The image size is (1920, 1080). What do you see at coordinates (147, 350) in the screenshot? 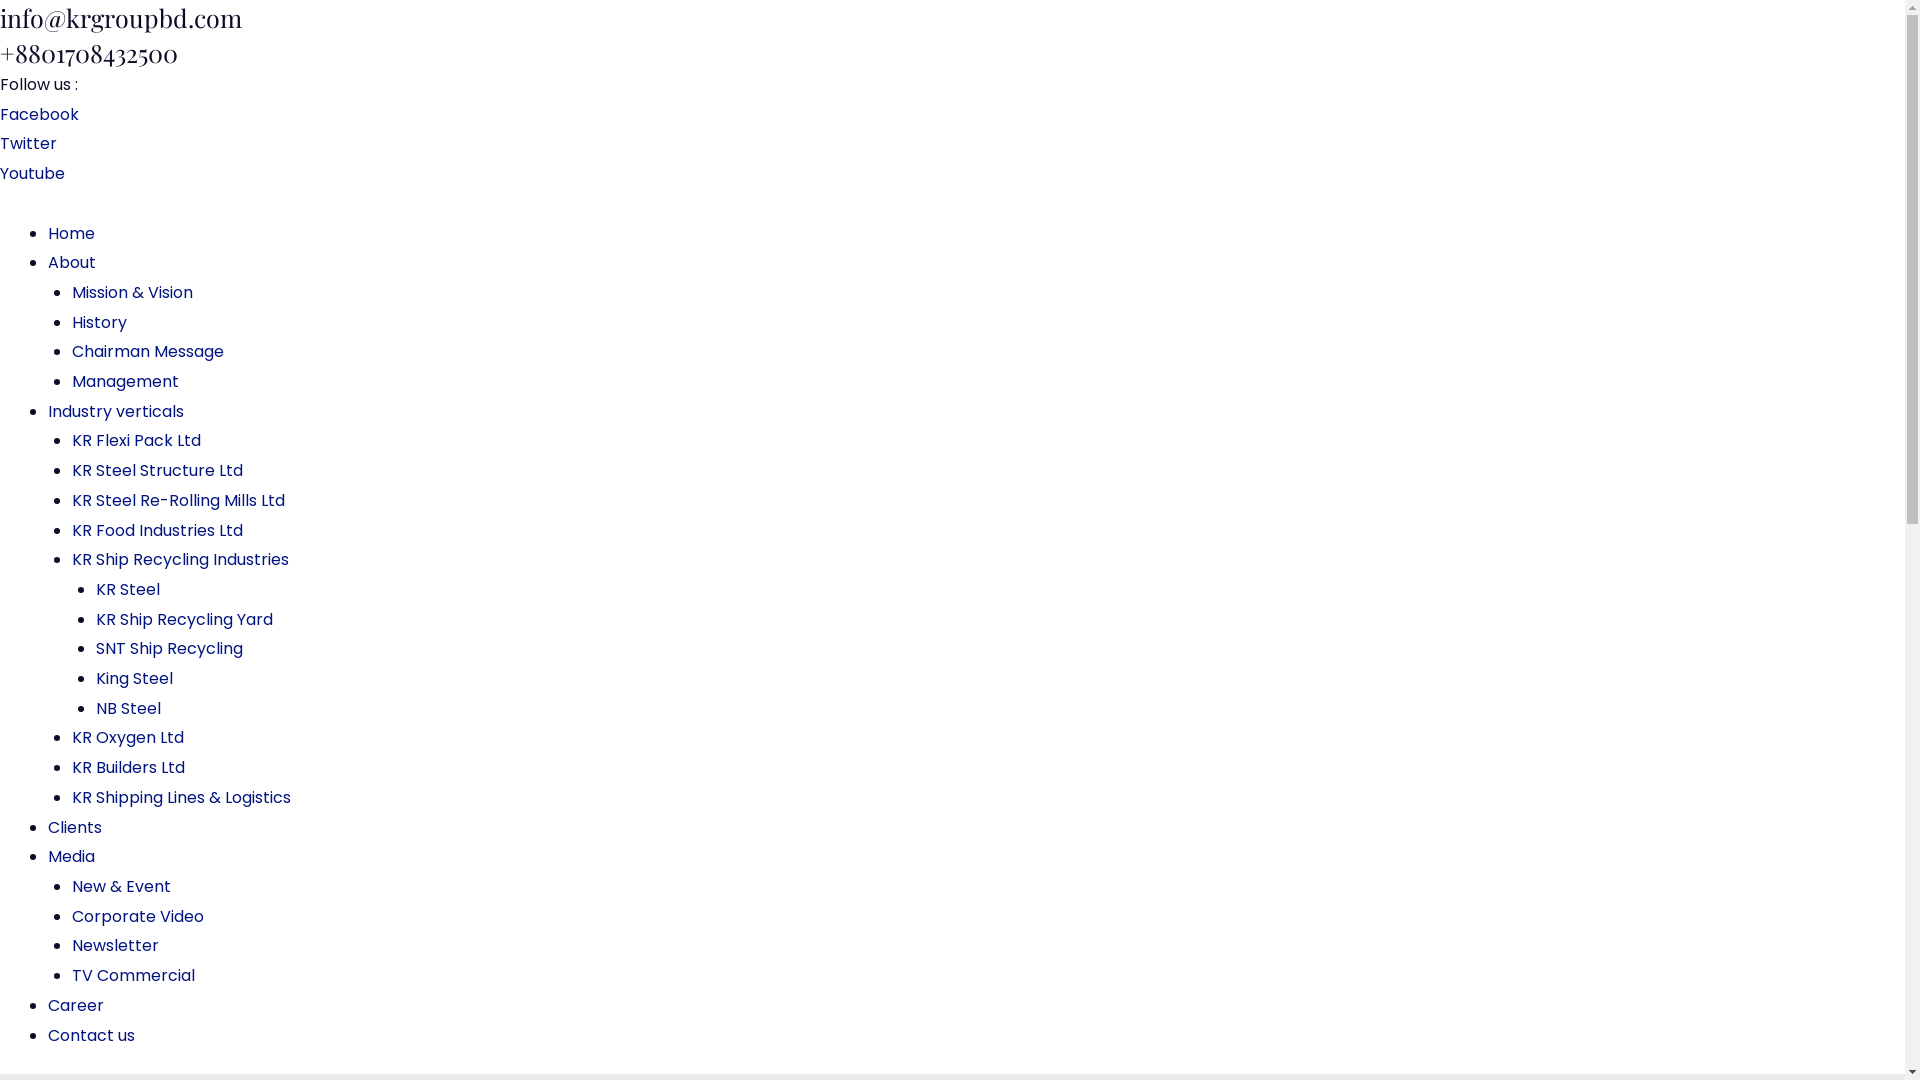
I see `'Chairman Message'` at bounding box center [147, 350].